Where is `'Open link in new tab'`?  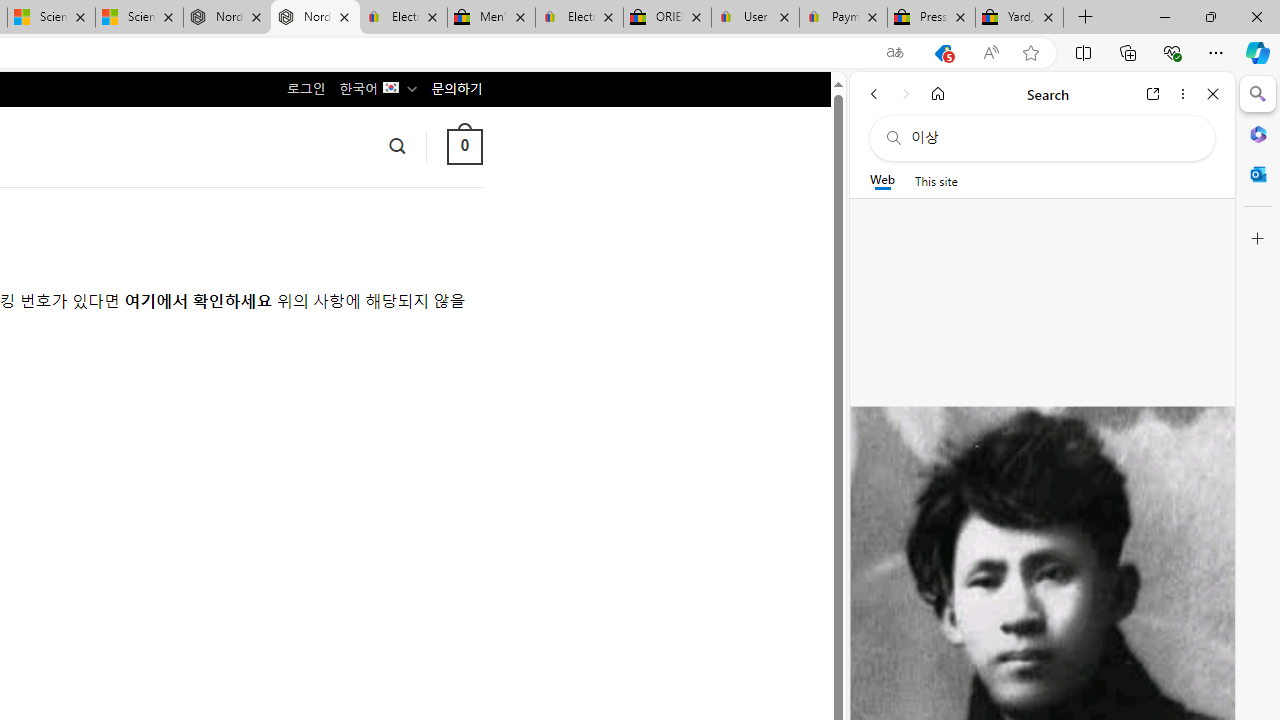
'Open link in new tab' is located at coordinates (1153, 93).